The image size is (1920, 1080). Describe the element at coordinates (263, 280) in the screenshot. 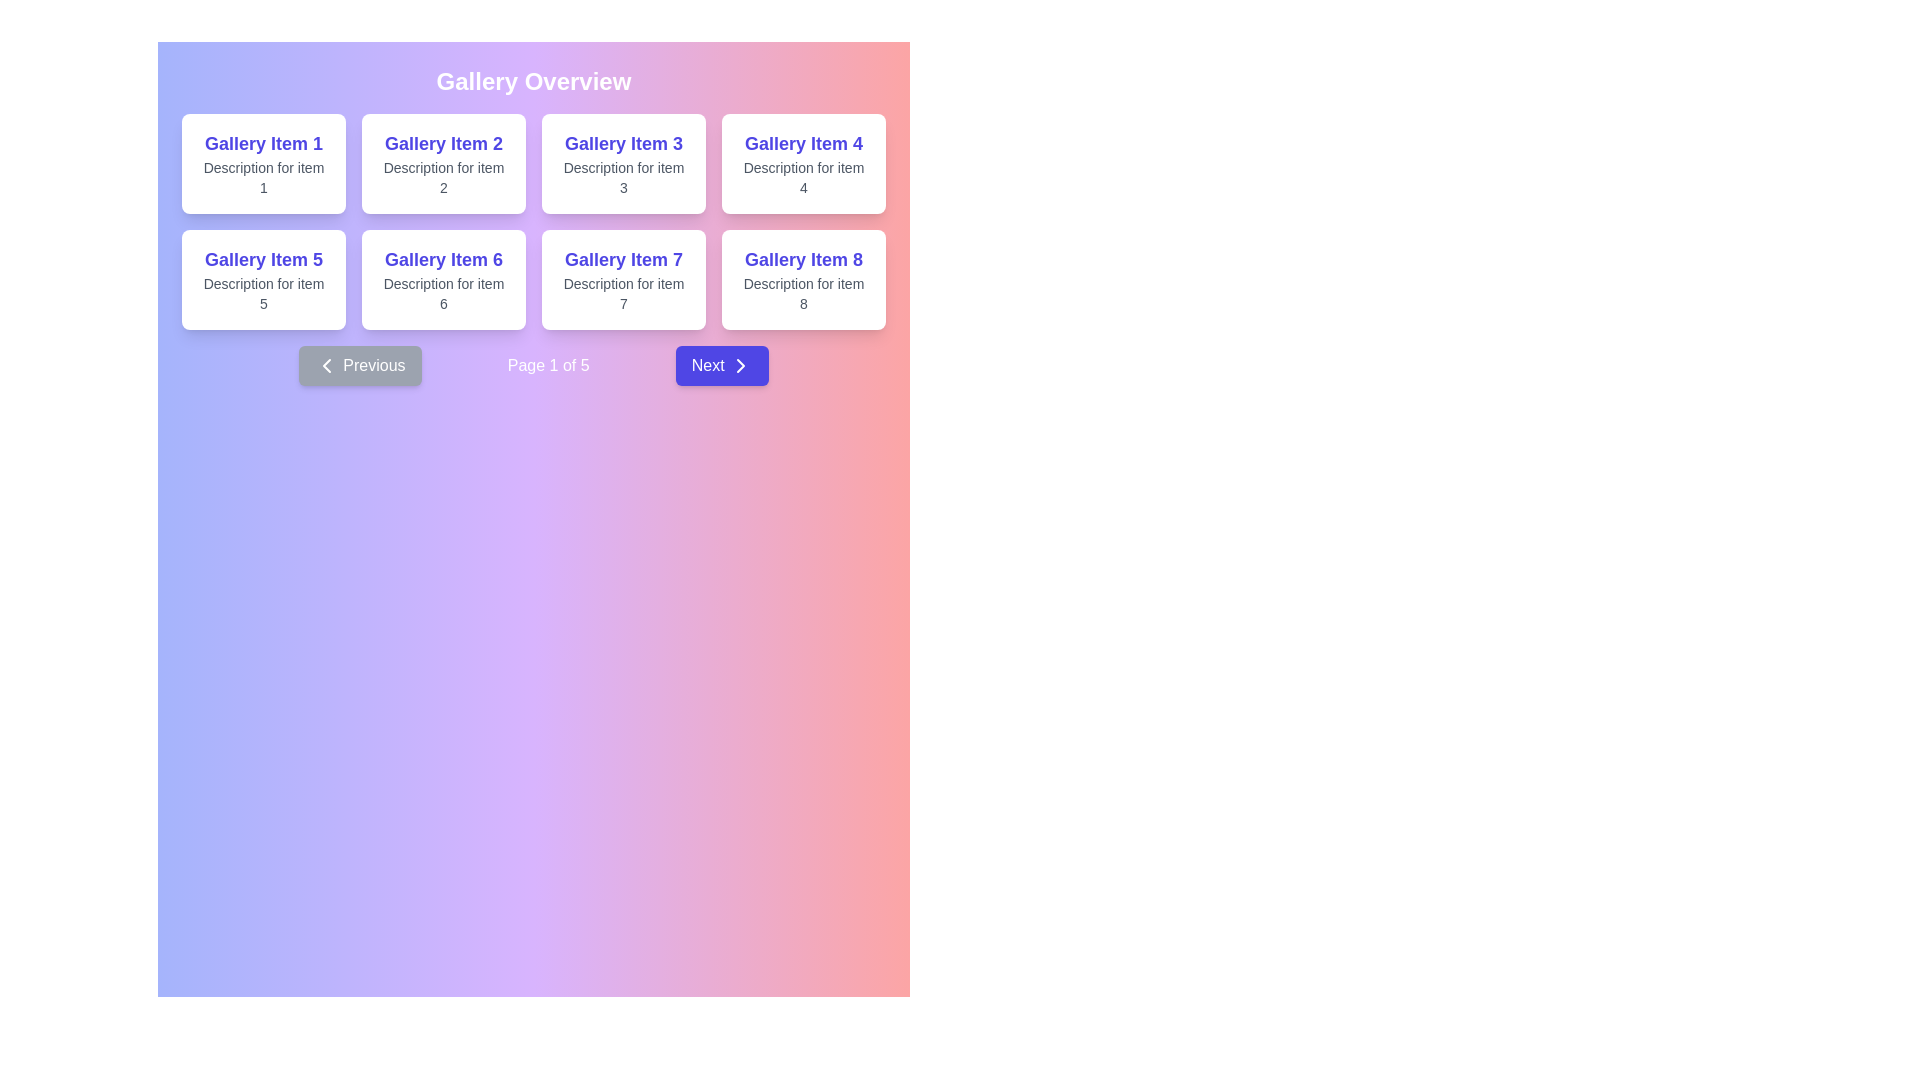

I see `the card component labeled 'Gallery Item 5' which features a white background, rounded corners, and contains bold blue text at the top and gray text below` at that location.